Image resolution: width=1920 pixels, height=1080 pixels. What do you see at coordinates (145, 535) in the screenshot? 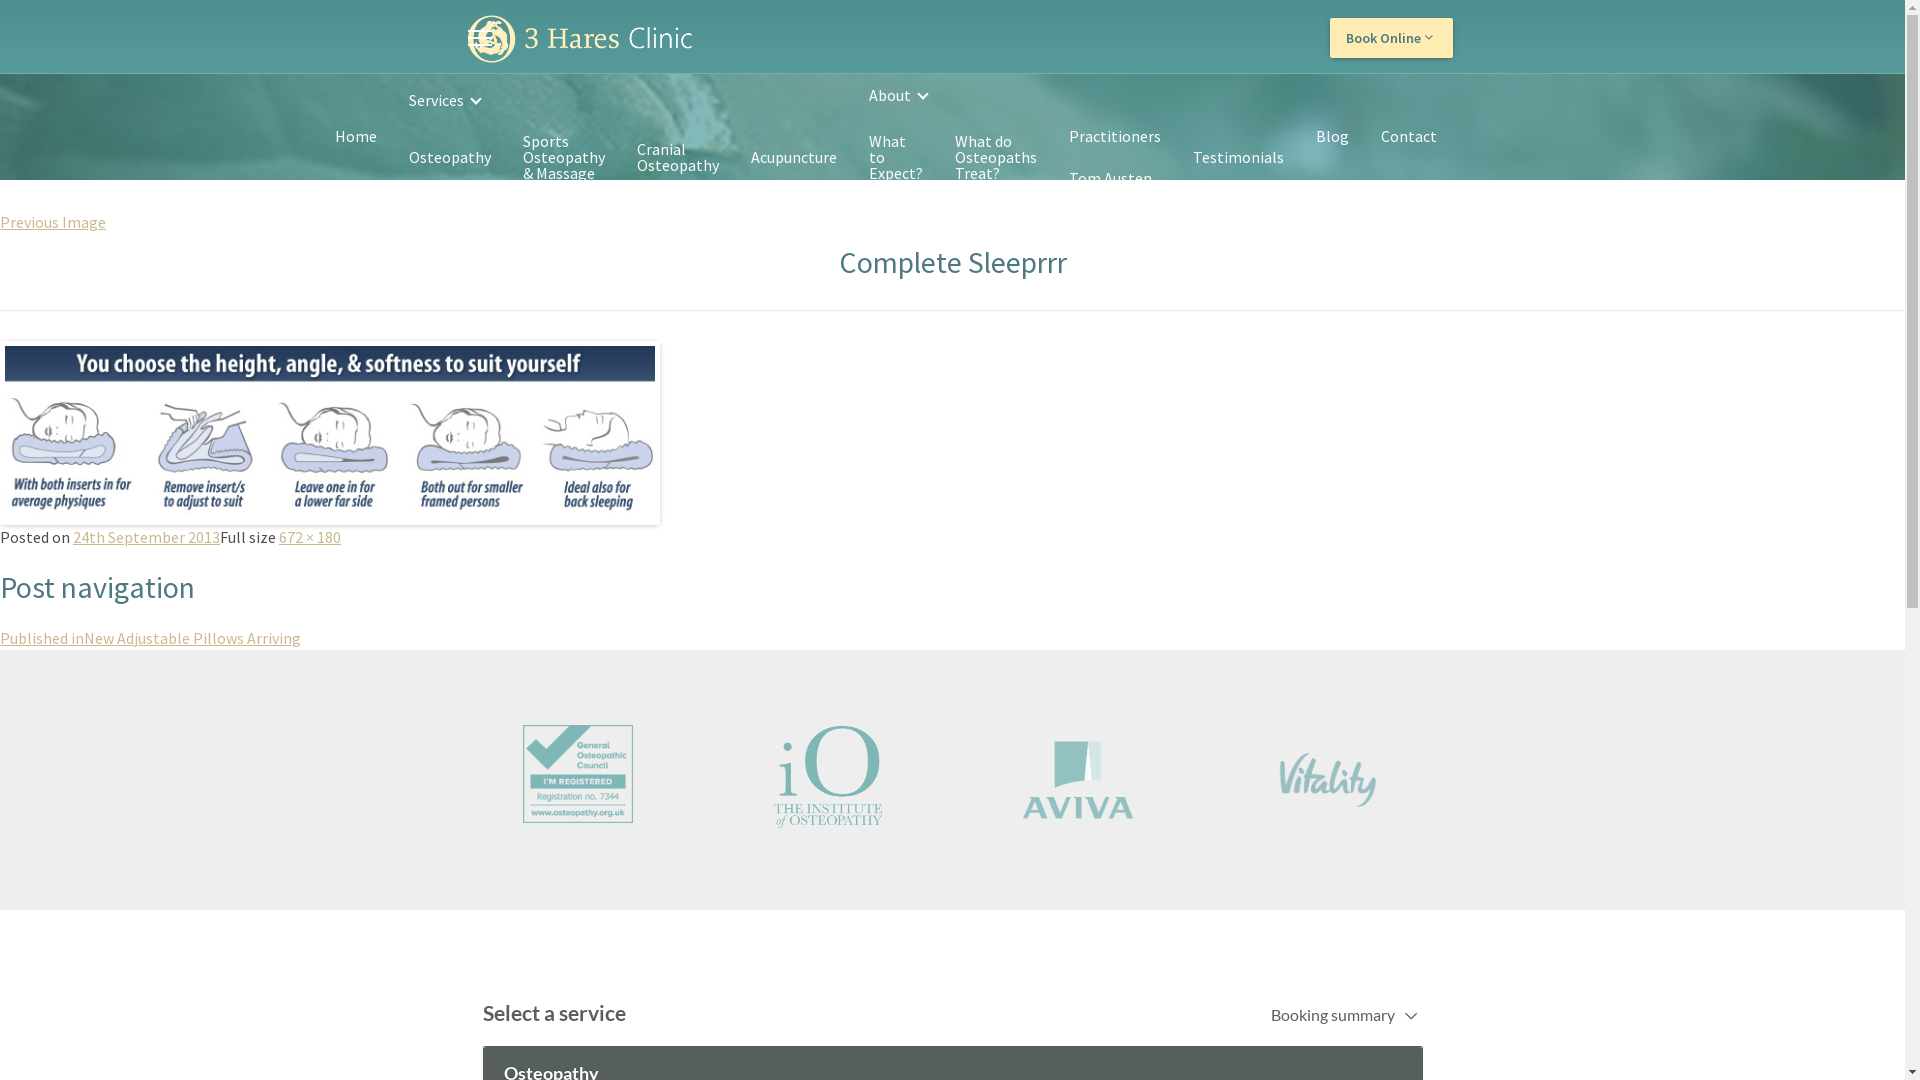
I see `'24th September 2013'` at bounding box center [145, 535].